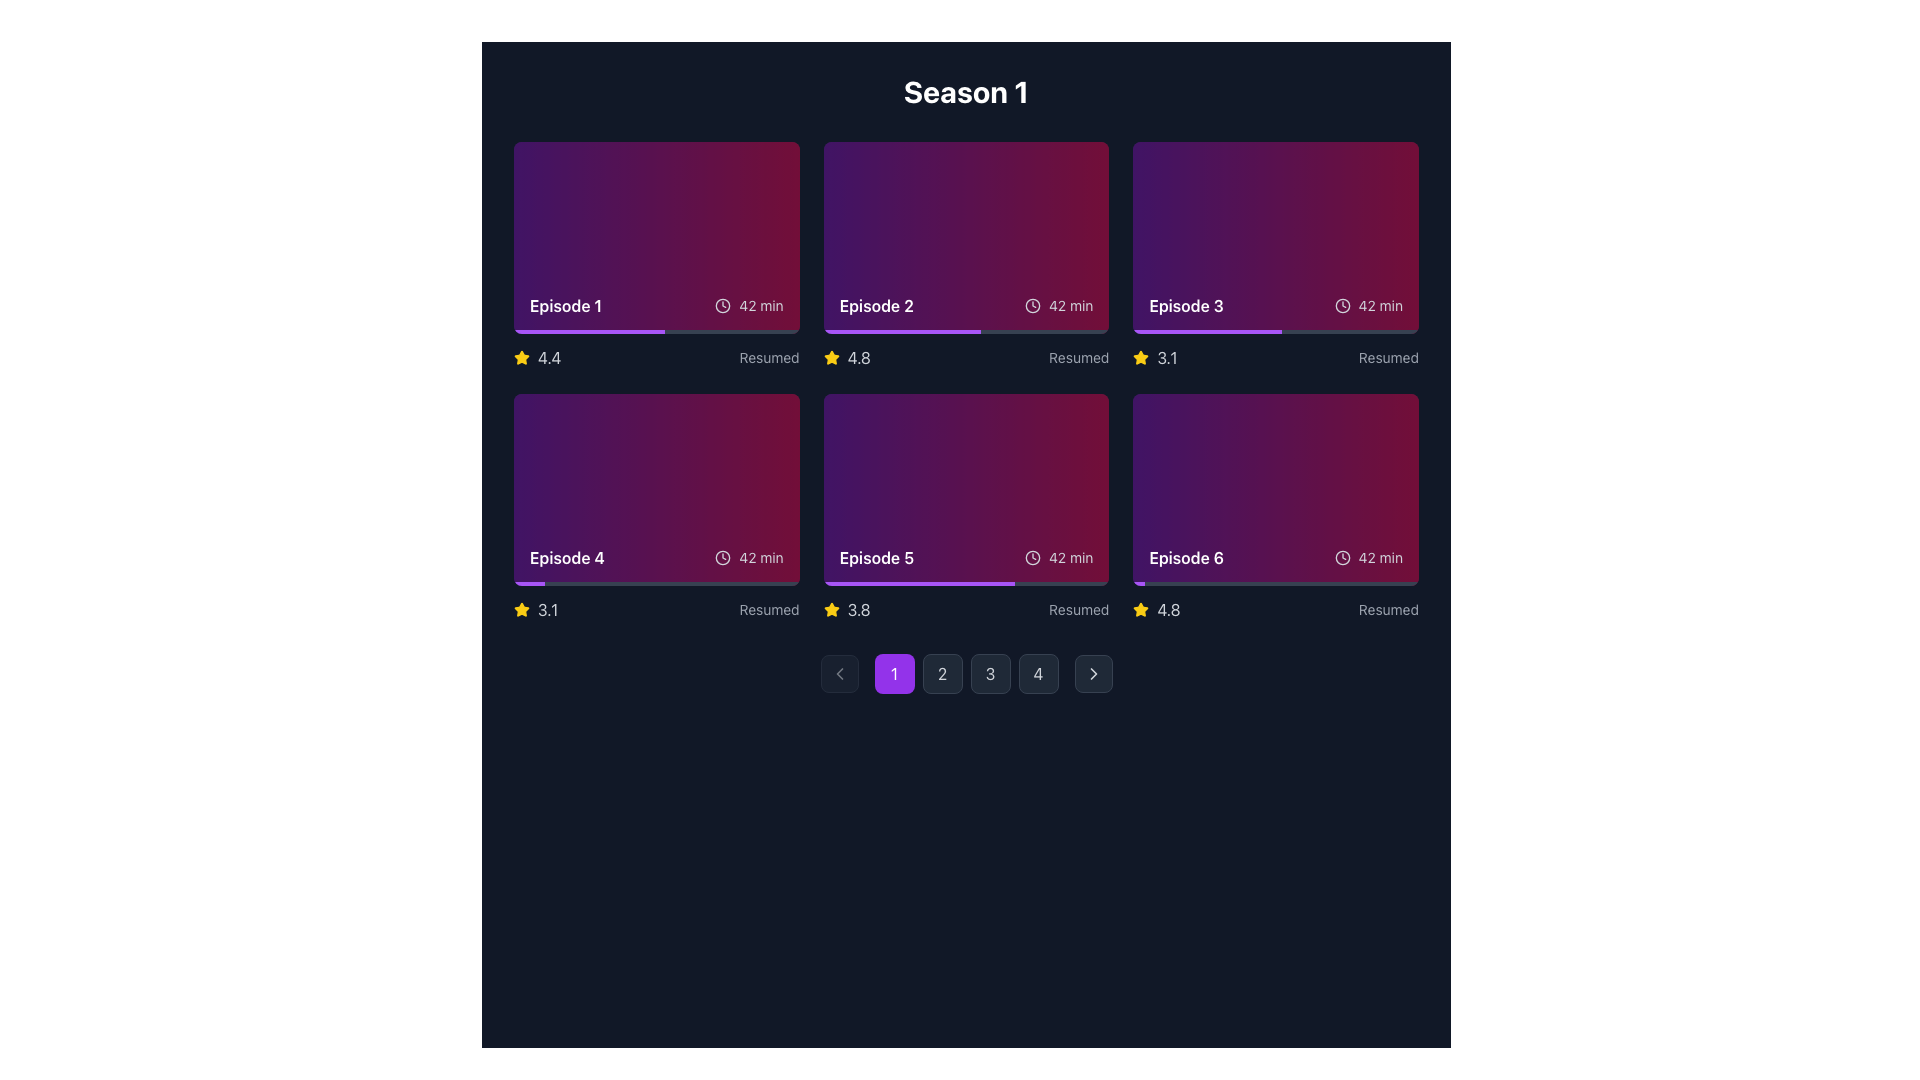  What do you see at coordinates (1275, 254) in the screenshot?
I see `the card displaying 'Episode 3' with a gradient background in the top row, third column of the grid` at bounding box center [1275, 254].